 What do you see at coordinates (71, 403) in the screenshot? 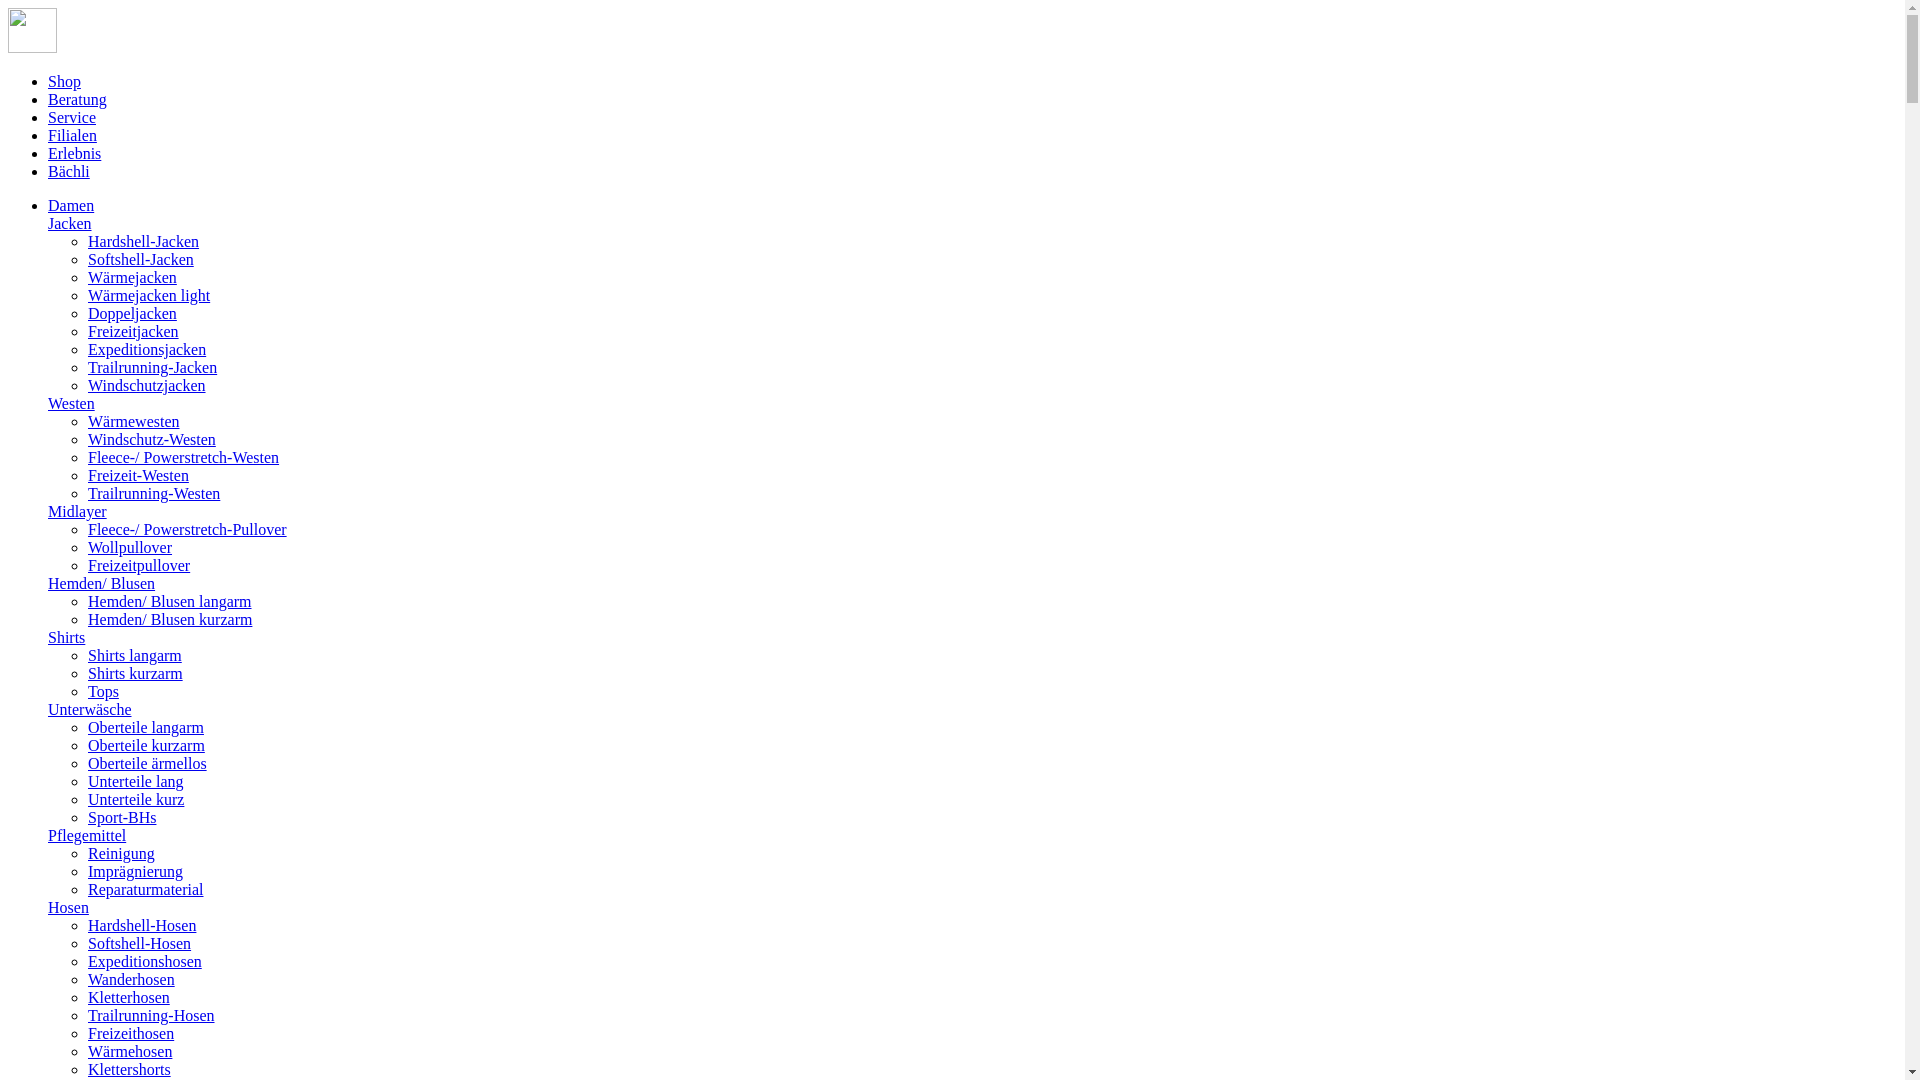
I see `'Westen'` at bounding box center [71, 403].